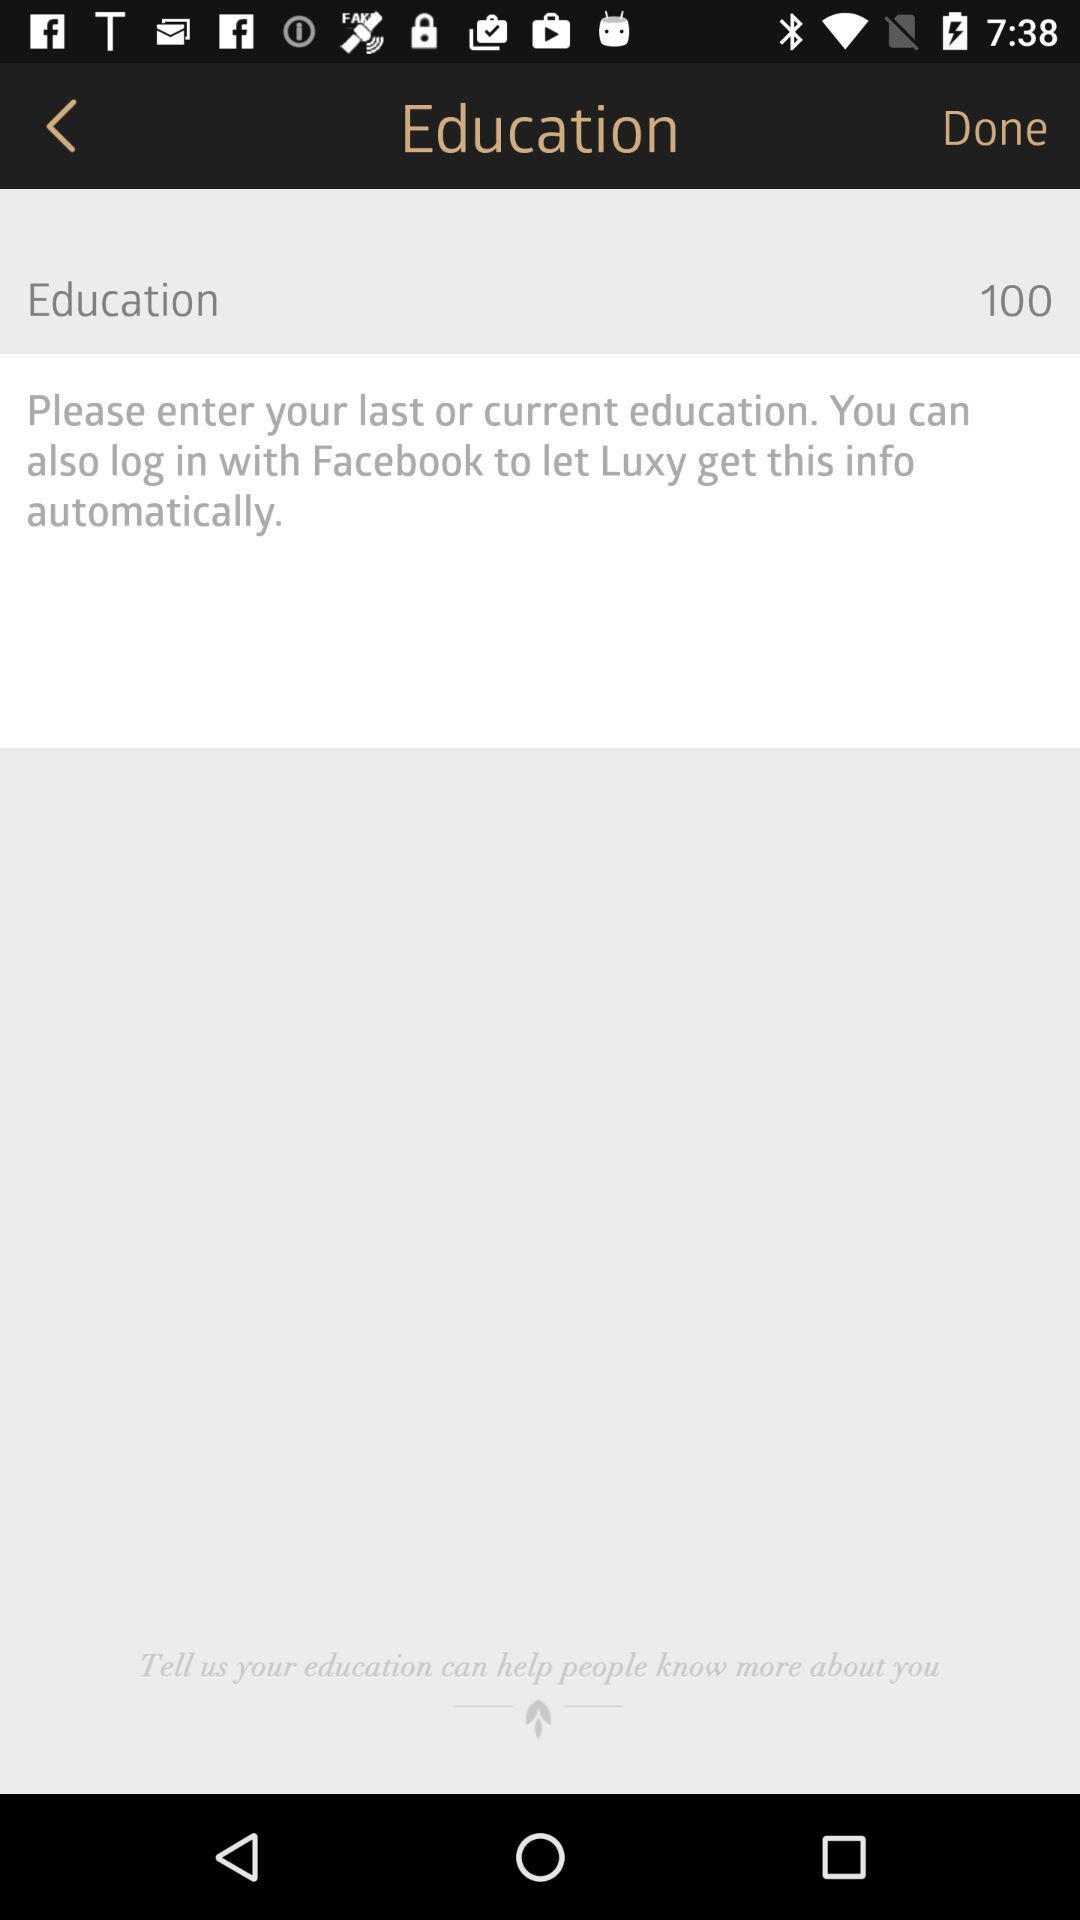  What do you see at coordinates (1010, 124) in the screenshot?
I see `the done item` at bounding box center [1010, 124].